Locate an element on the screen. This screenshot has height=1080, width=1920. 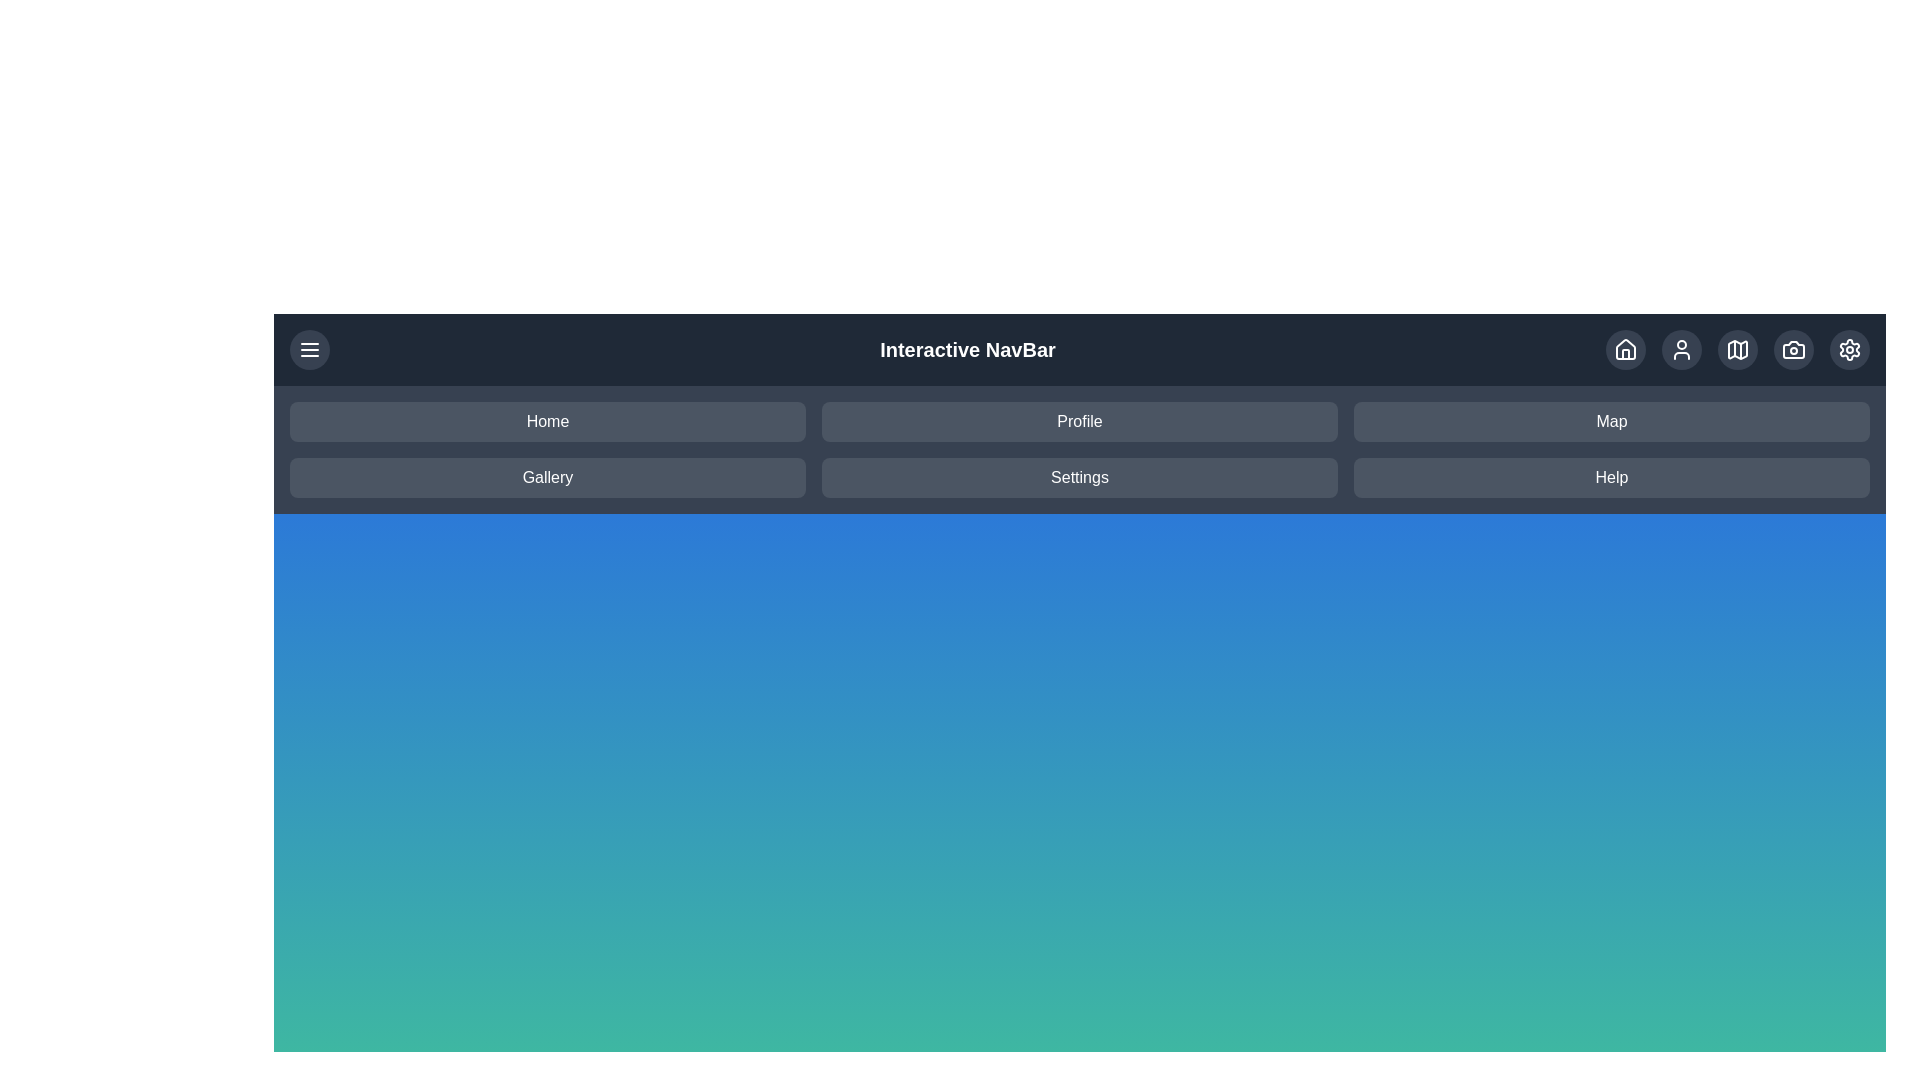
the Settings icon in the action bar is located at coordinates (1848, 349).